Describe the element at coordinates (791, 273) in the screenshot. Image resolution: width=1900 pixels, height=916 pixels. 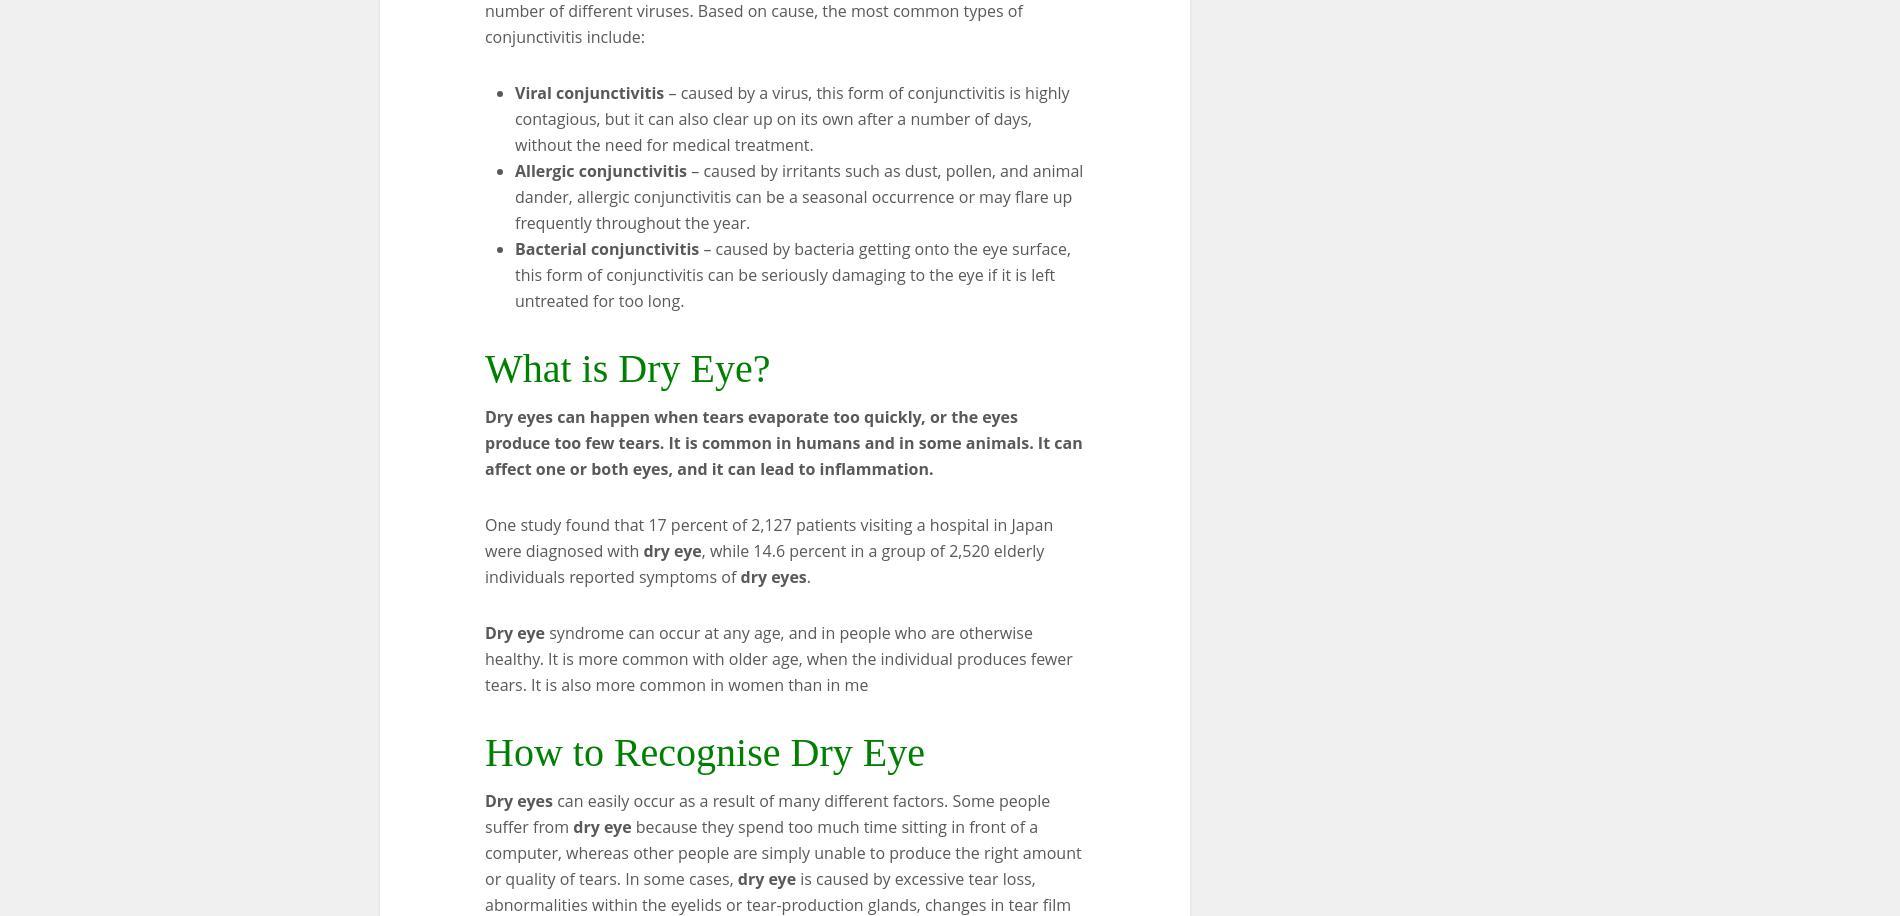
I see `'– caused by bacteria getting onto the eye surface, this form of conjunctivitis can be seriously damaging to the eye if it is left untreated for too long.'` at that location.